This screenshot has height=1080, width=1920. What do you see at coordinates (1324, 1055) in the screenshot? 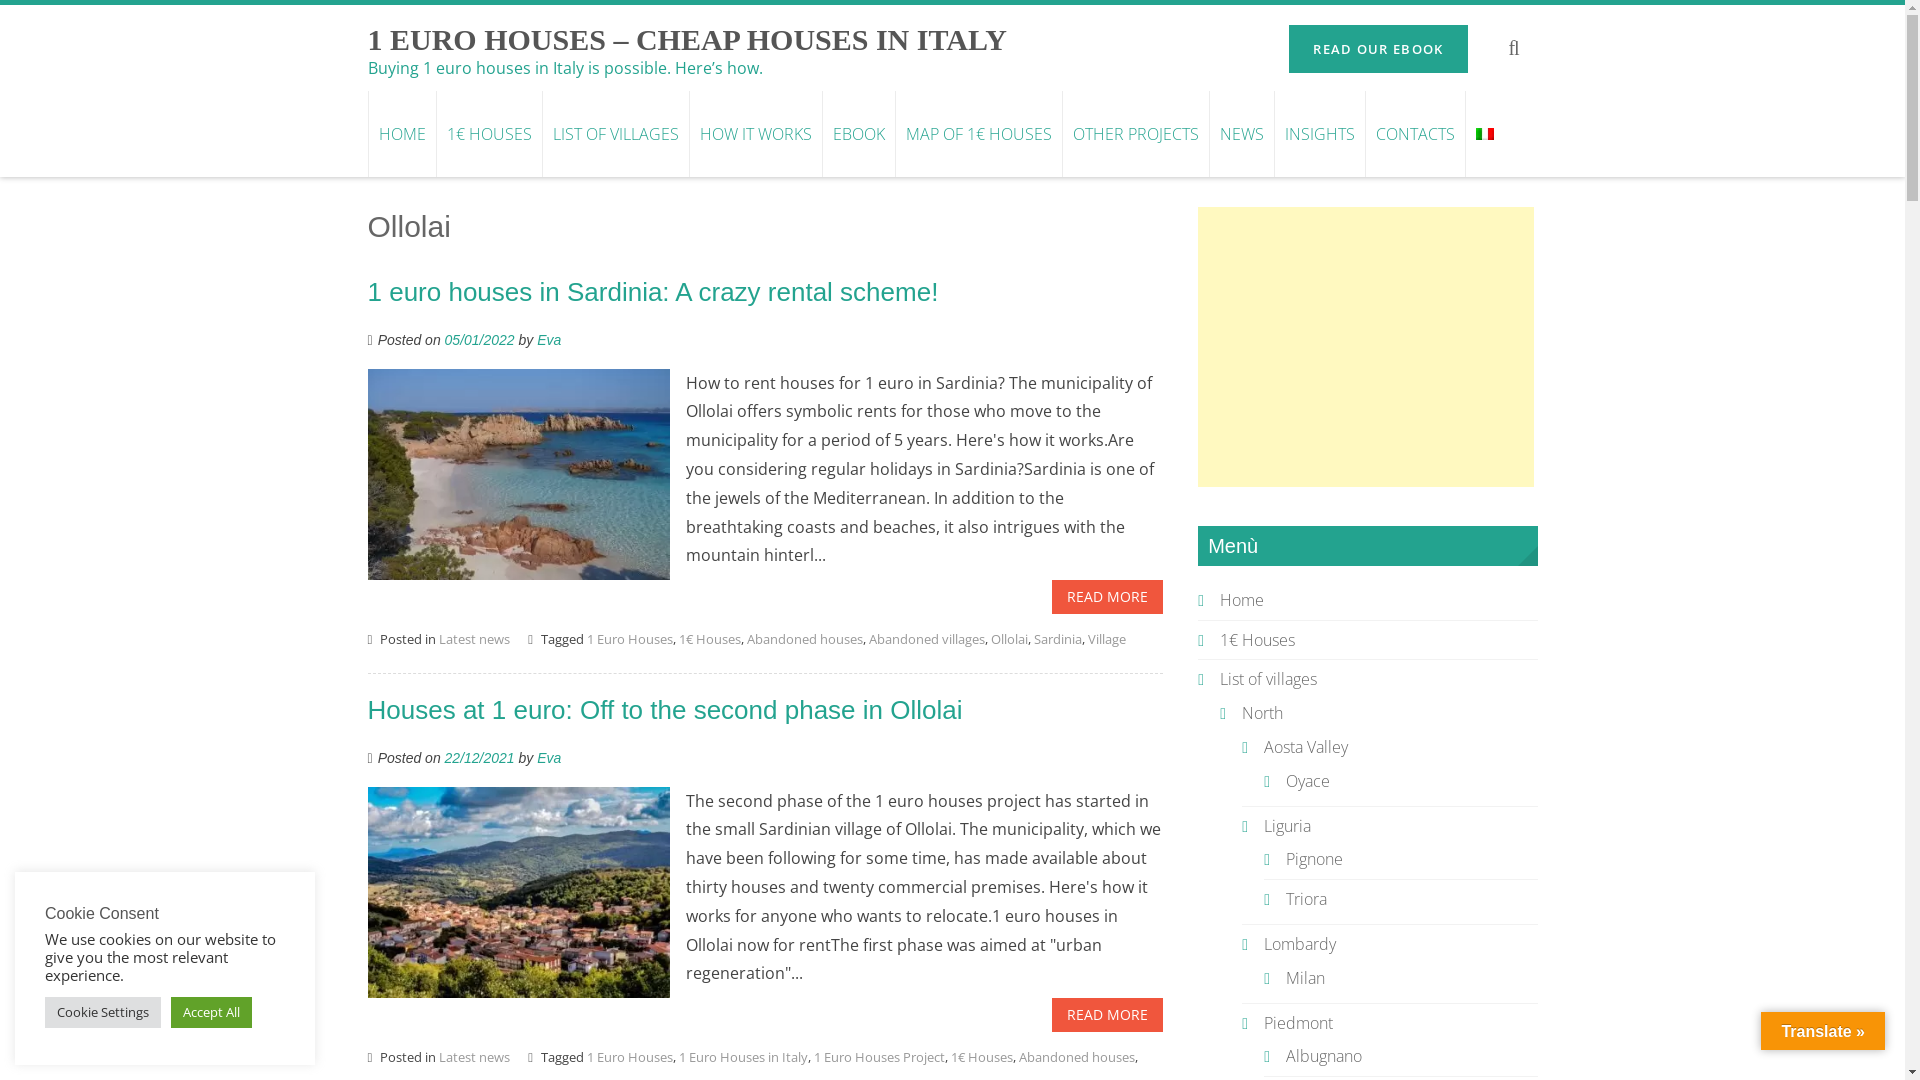
I see `'Albugnano'` at bounding box center [1324, 1055].